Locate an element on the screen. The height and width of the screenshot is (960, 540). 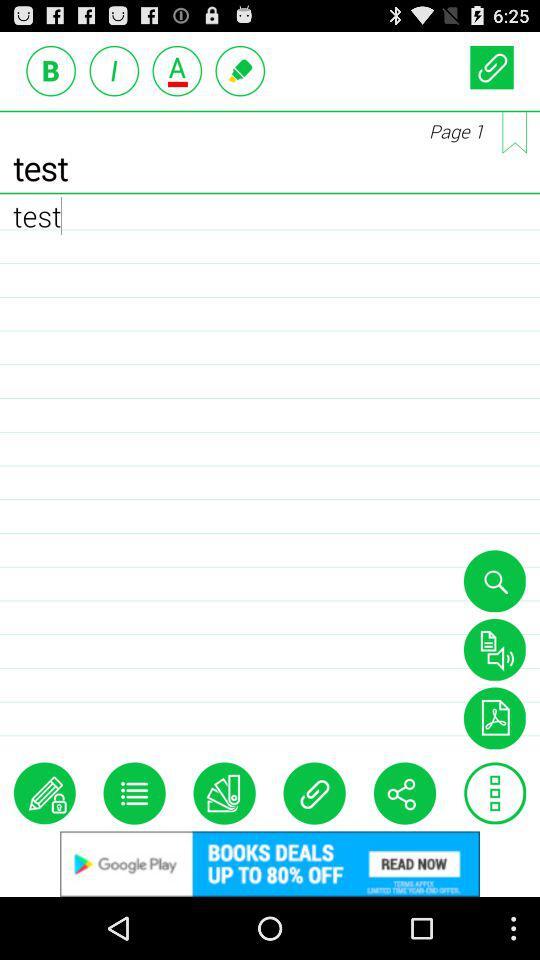
the wallpaper icon is located at coordinates (493, 767).